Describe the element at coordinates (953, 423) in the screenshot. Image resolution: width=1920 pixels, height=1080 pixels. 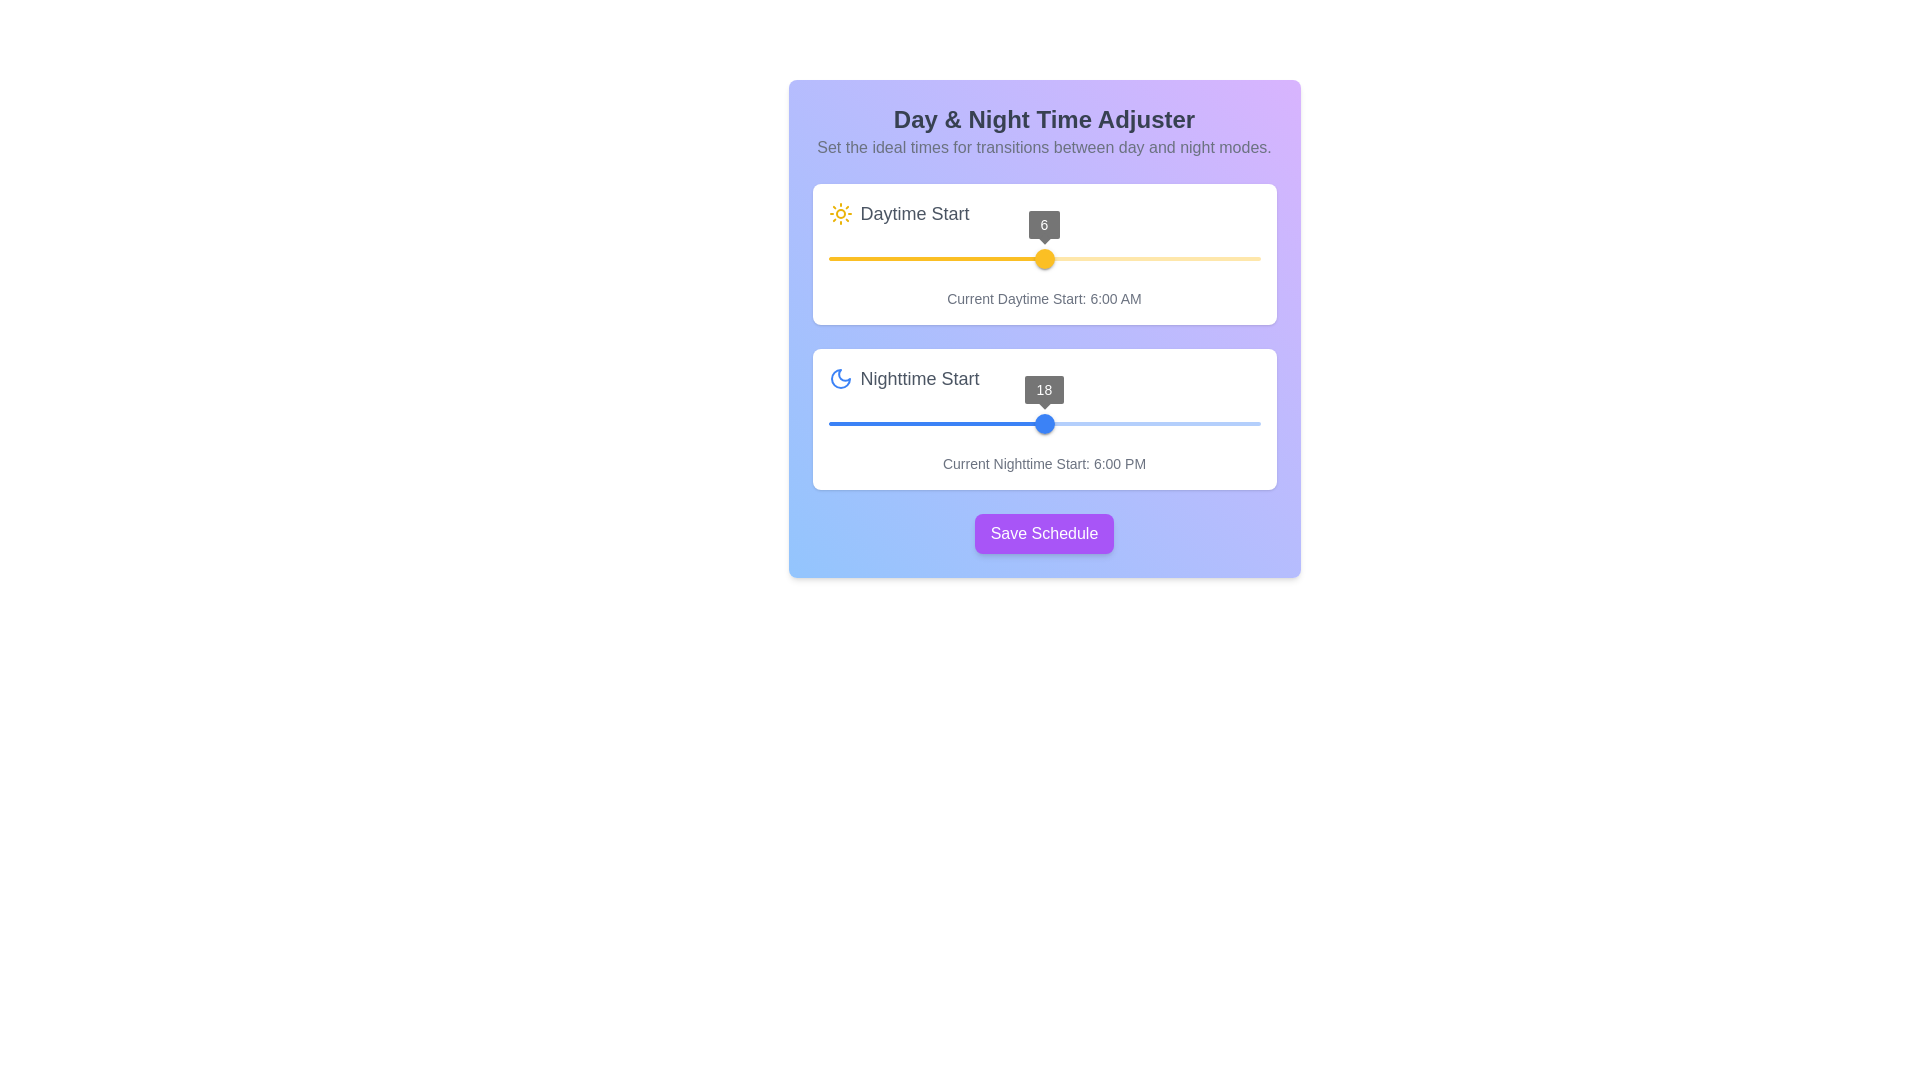
I see `the nighttime slider` at that location.